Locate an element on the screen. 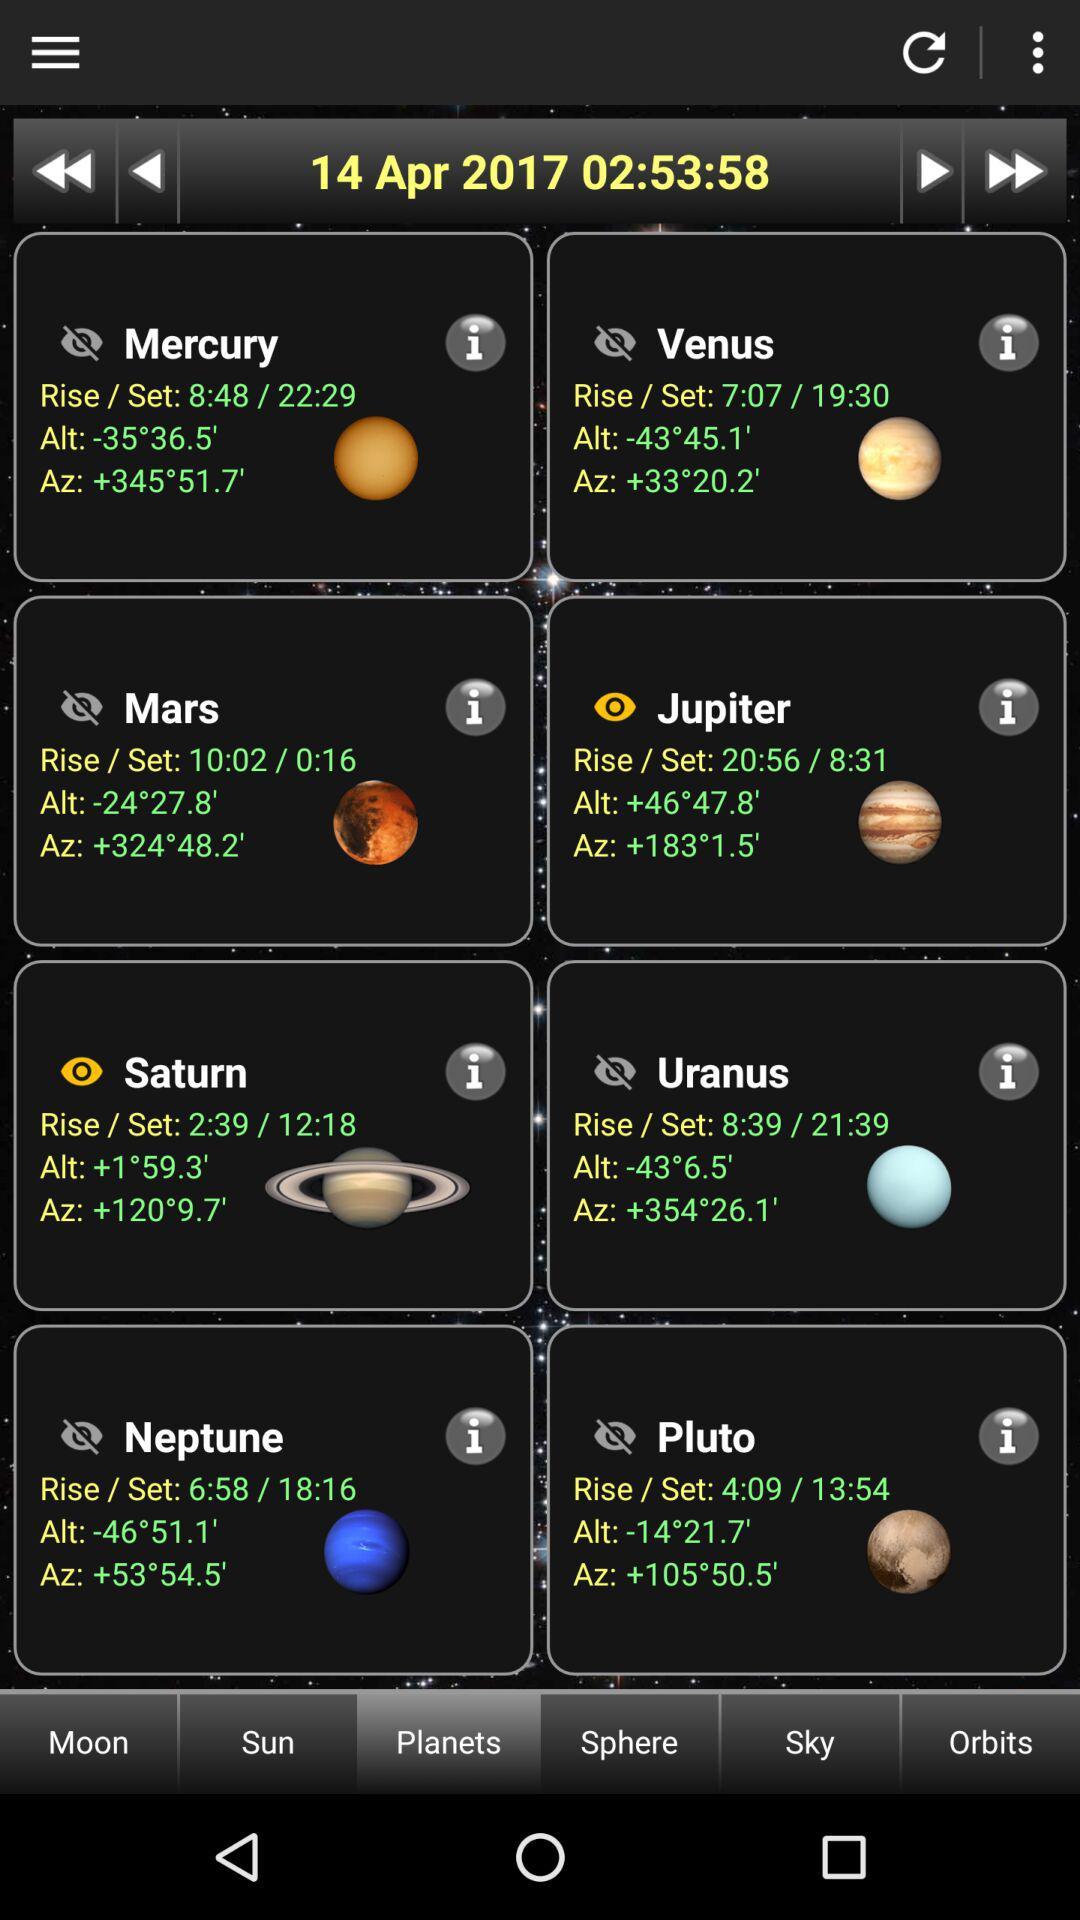 The width and height of the screenshot is (1080, 1920). jupiter is located at coordinates (613, 706).